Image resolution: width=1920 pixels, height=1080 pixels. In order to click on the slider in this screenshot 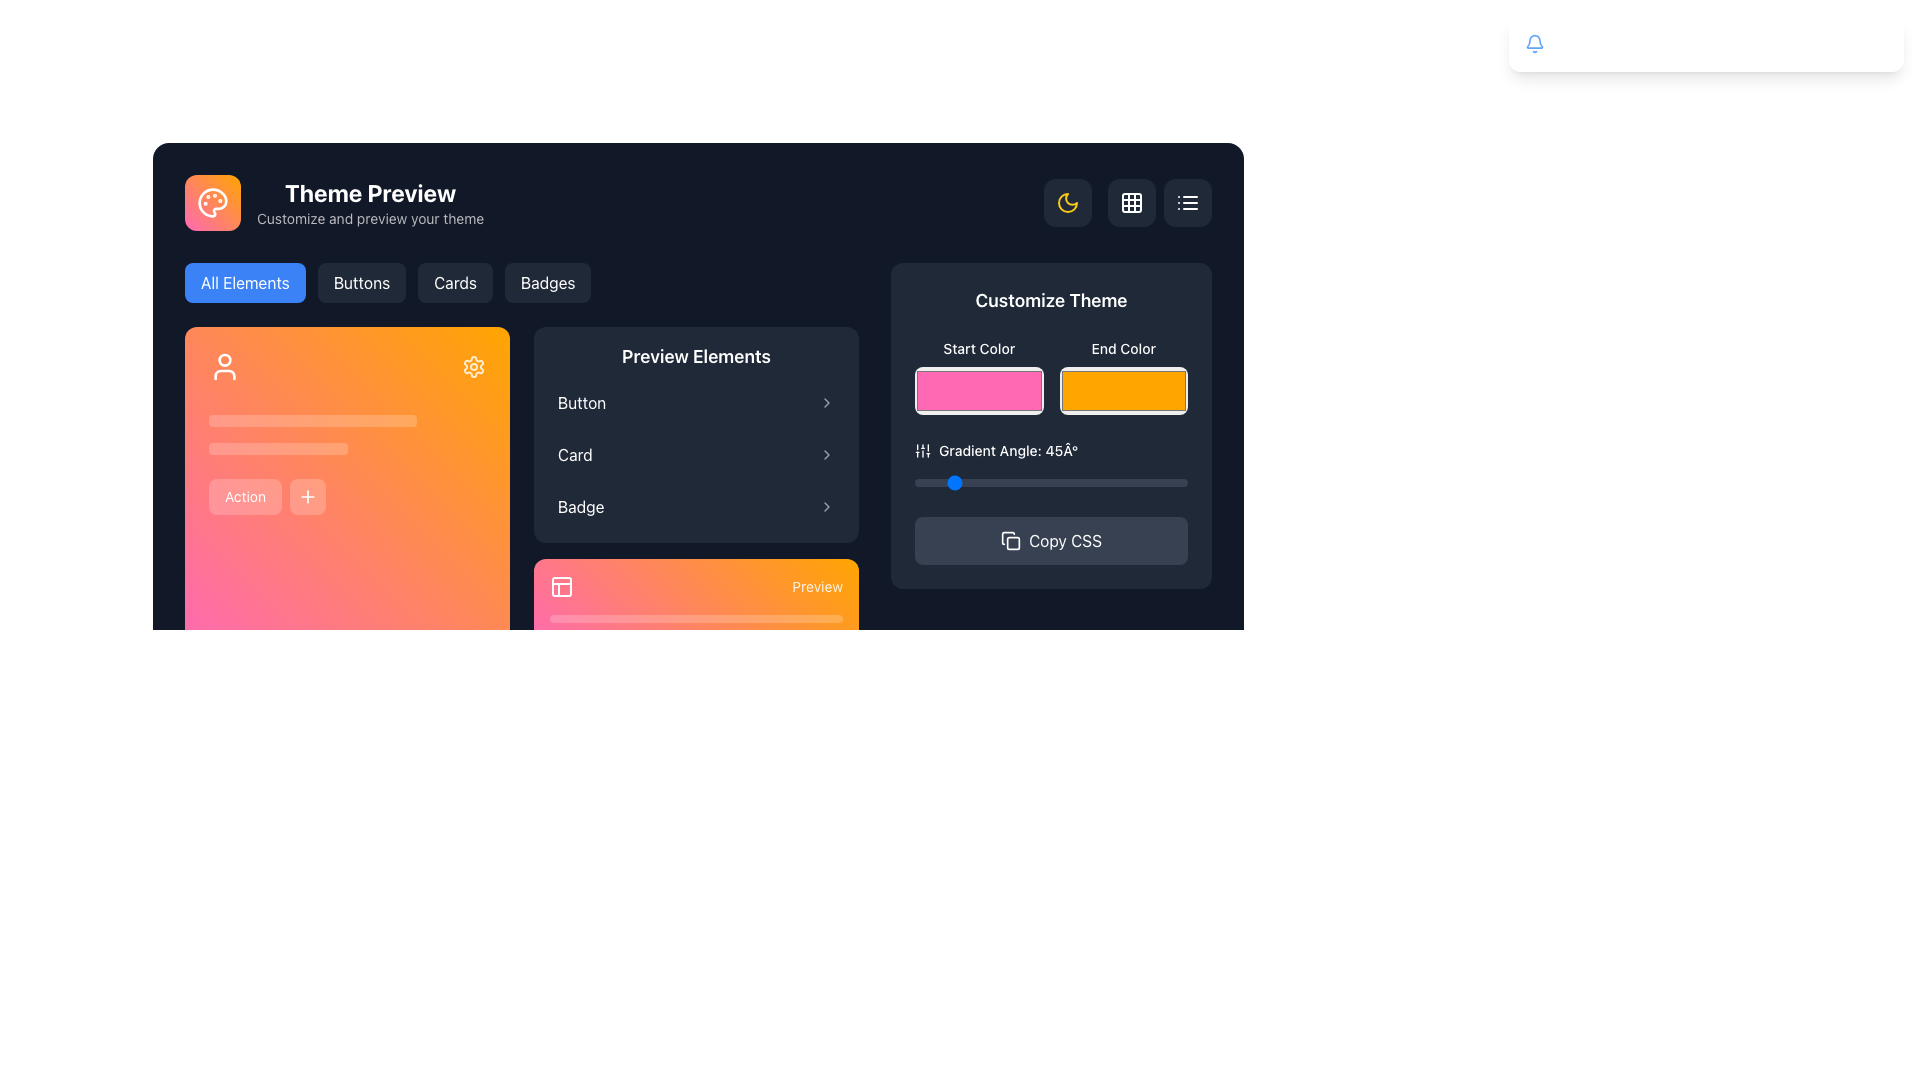, I will do `click(337, 419)`.